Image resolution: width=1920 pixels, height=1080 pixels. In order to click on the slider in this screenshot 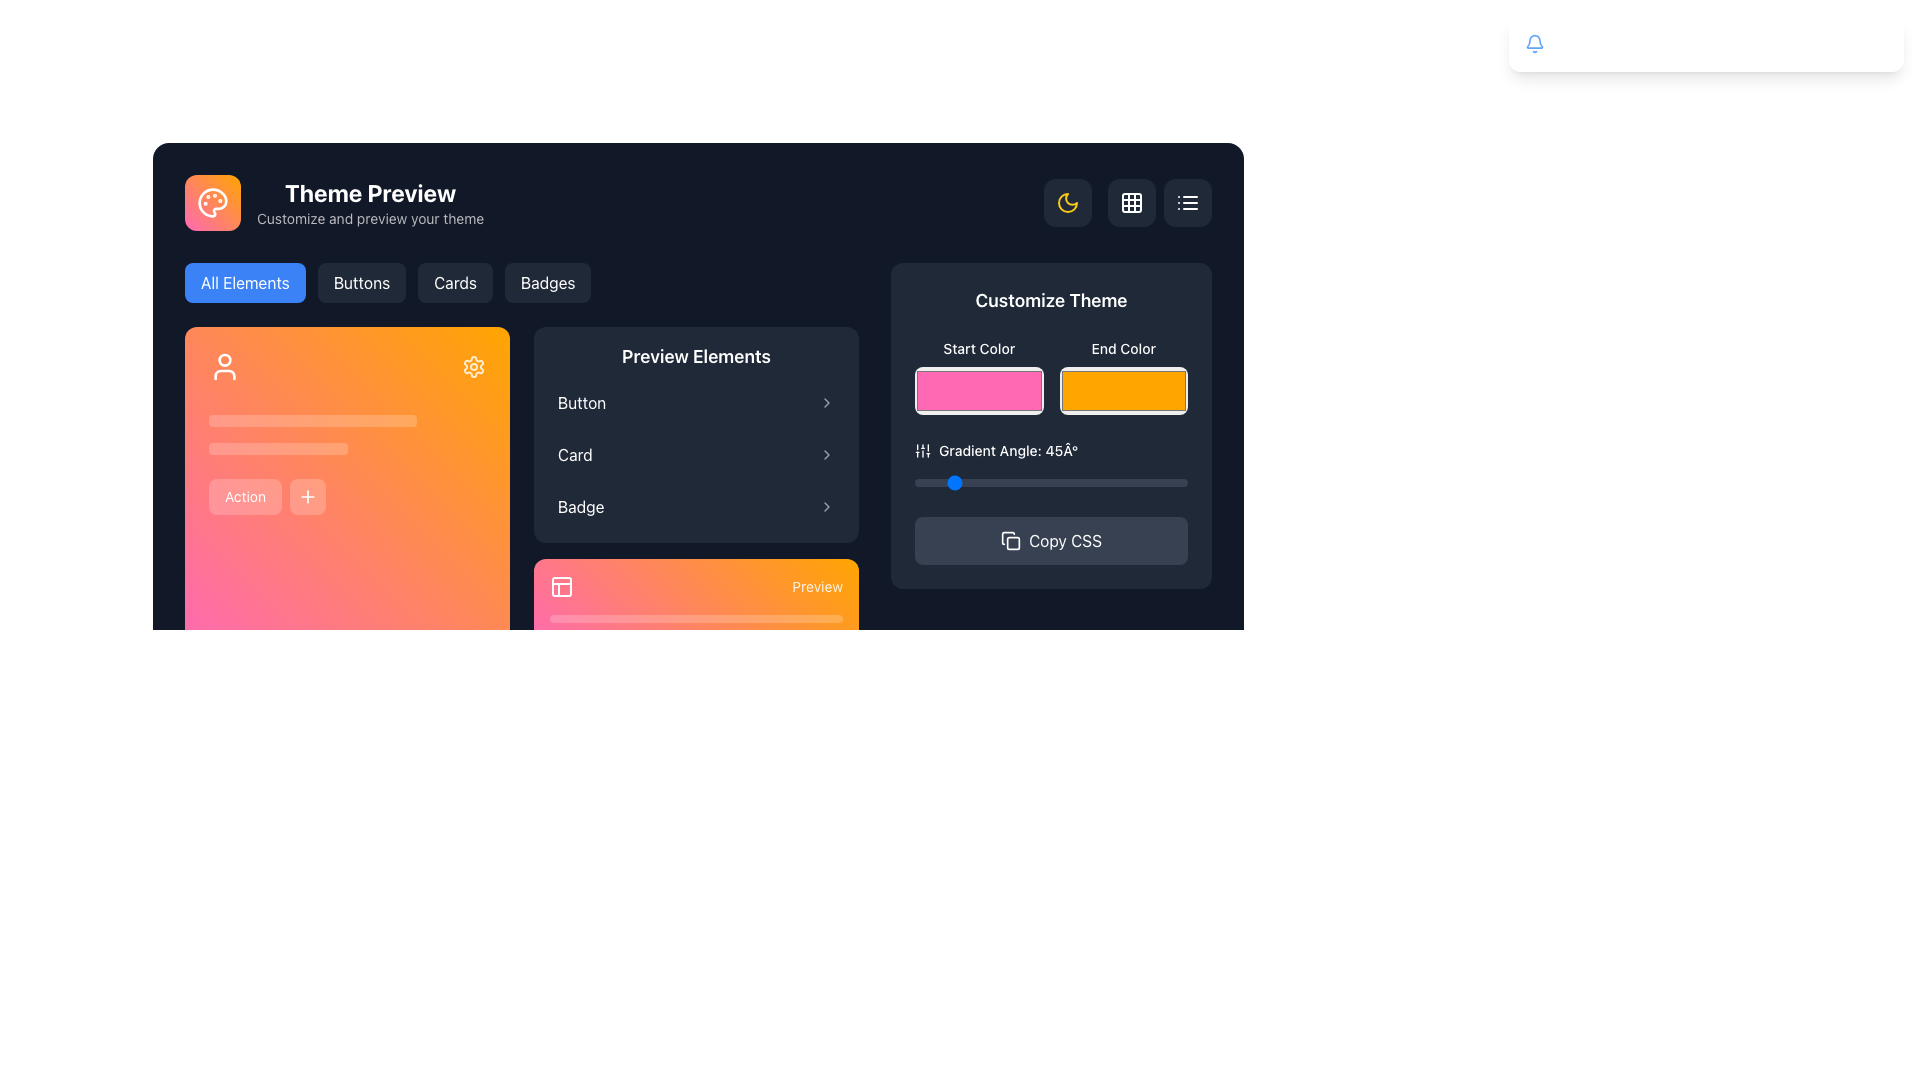, I will do `click(337, 419)`.